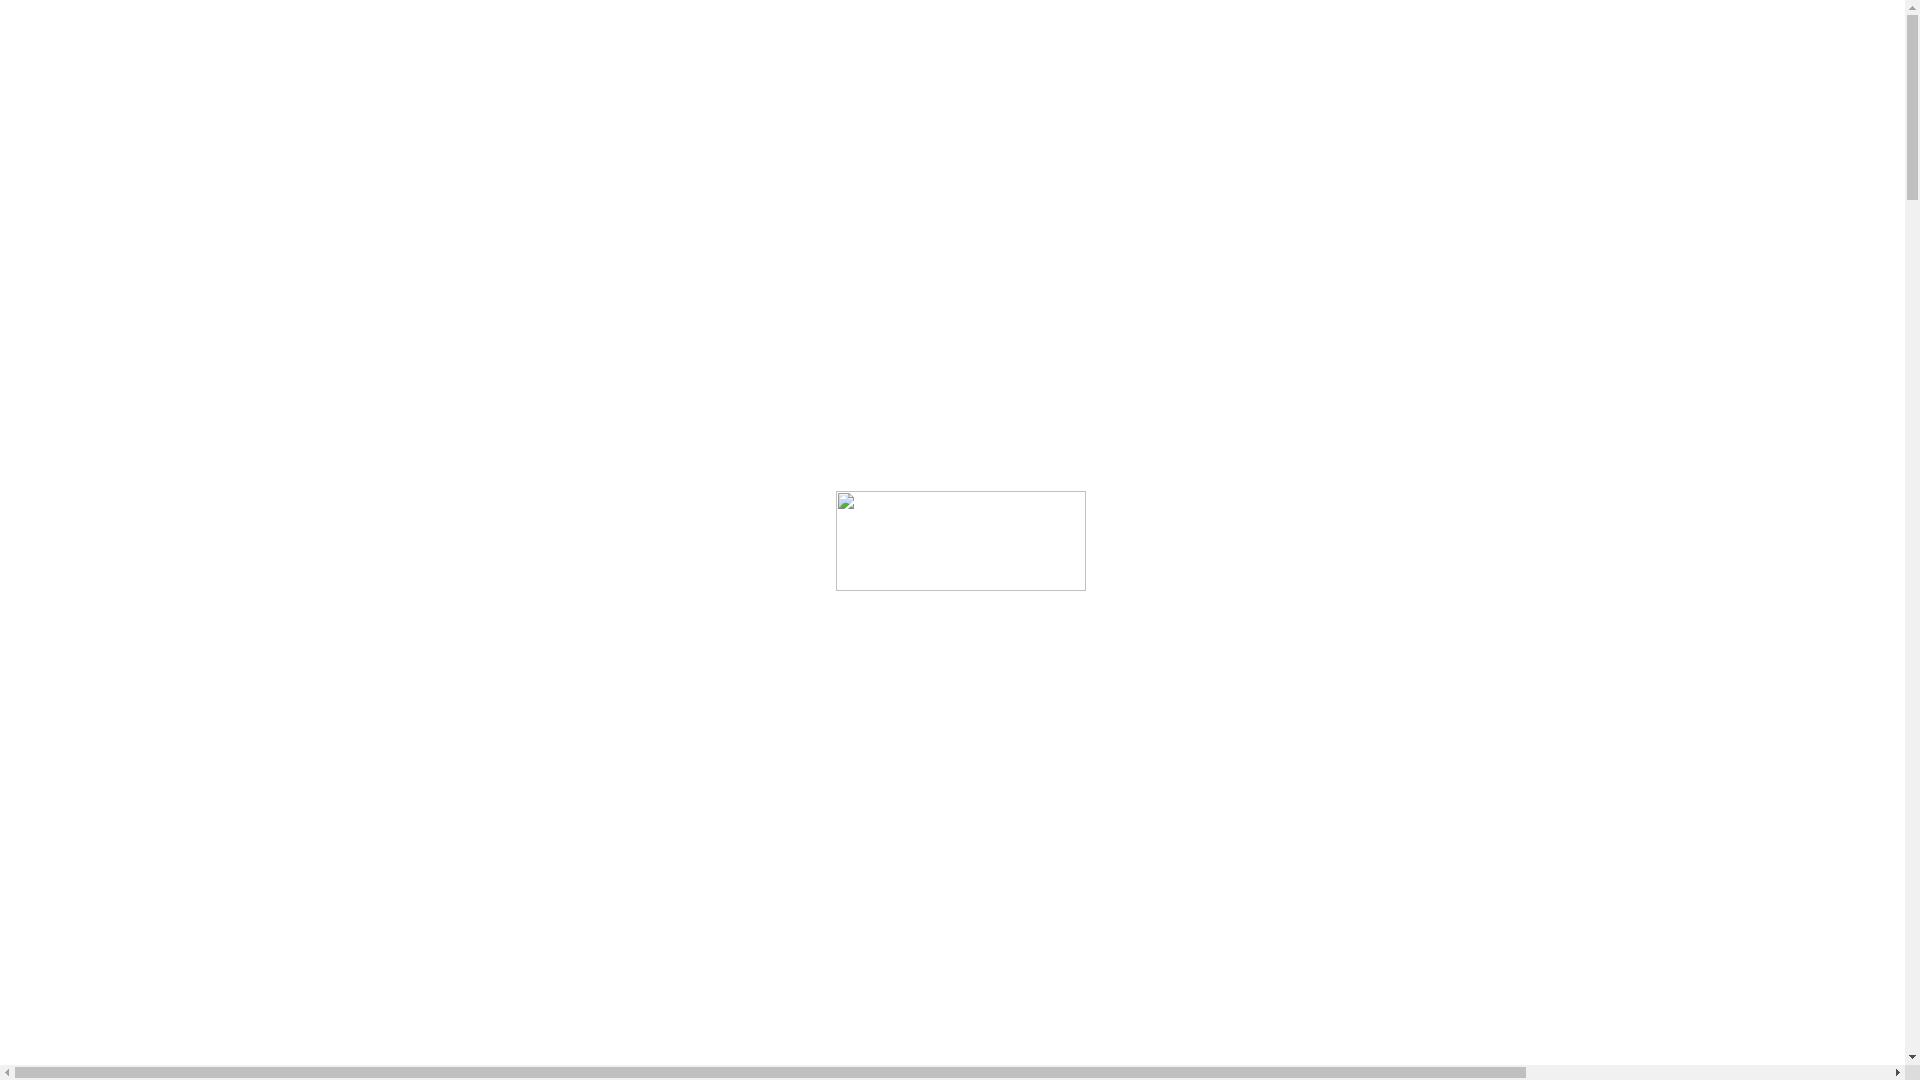 The image size is (1920, 1080). What do you see at coordinates (132, 427) in the screenshot?
I see `'TERUG NAAR ALTARES.BE'` at bounding box center [132, 427].